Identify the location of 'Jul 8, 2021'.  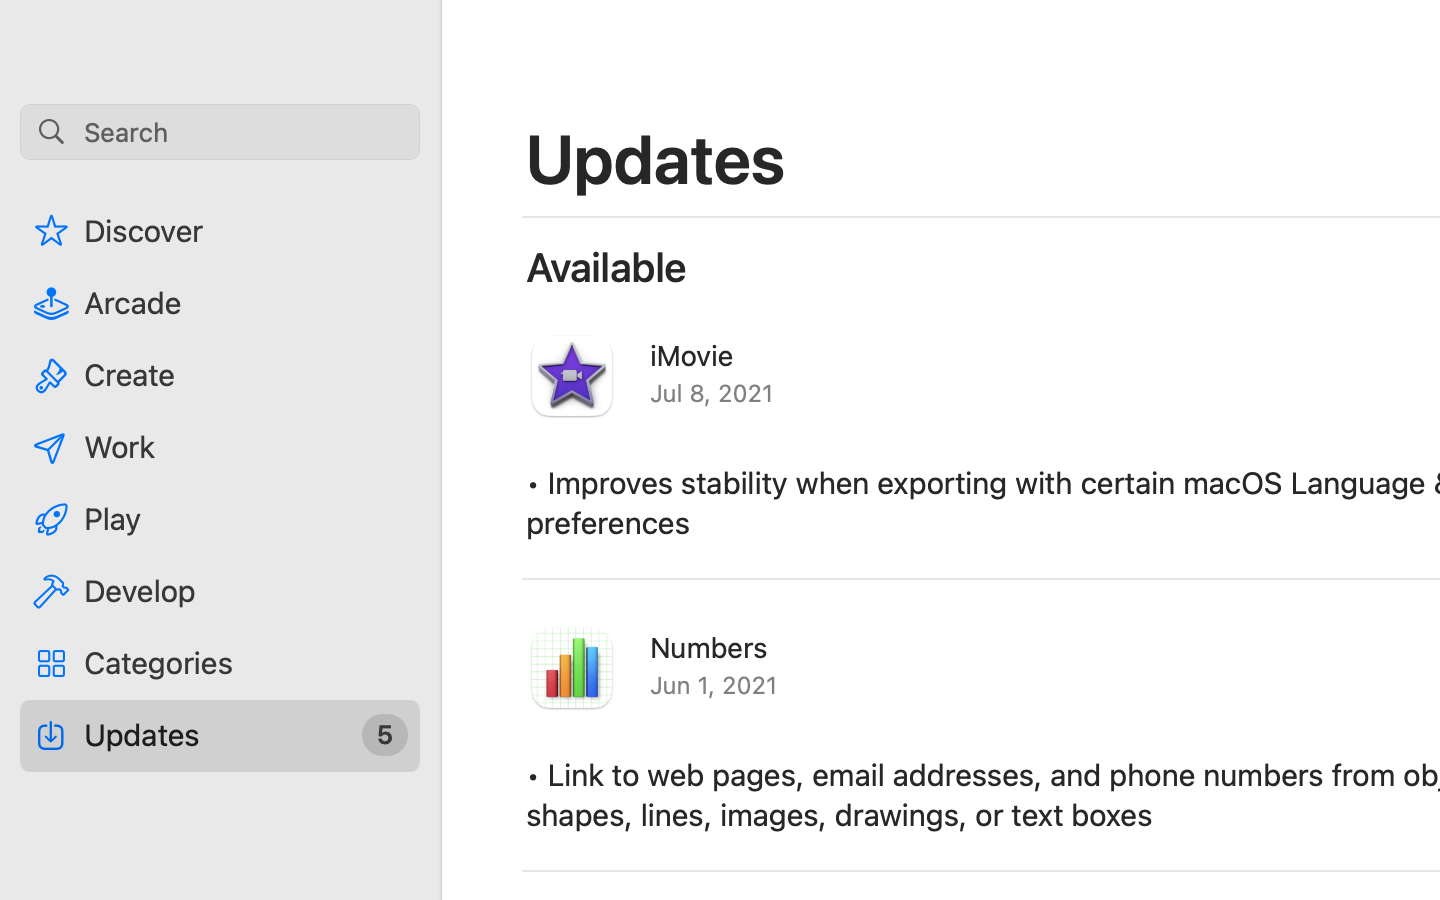
(711, 393).